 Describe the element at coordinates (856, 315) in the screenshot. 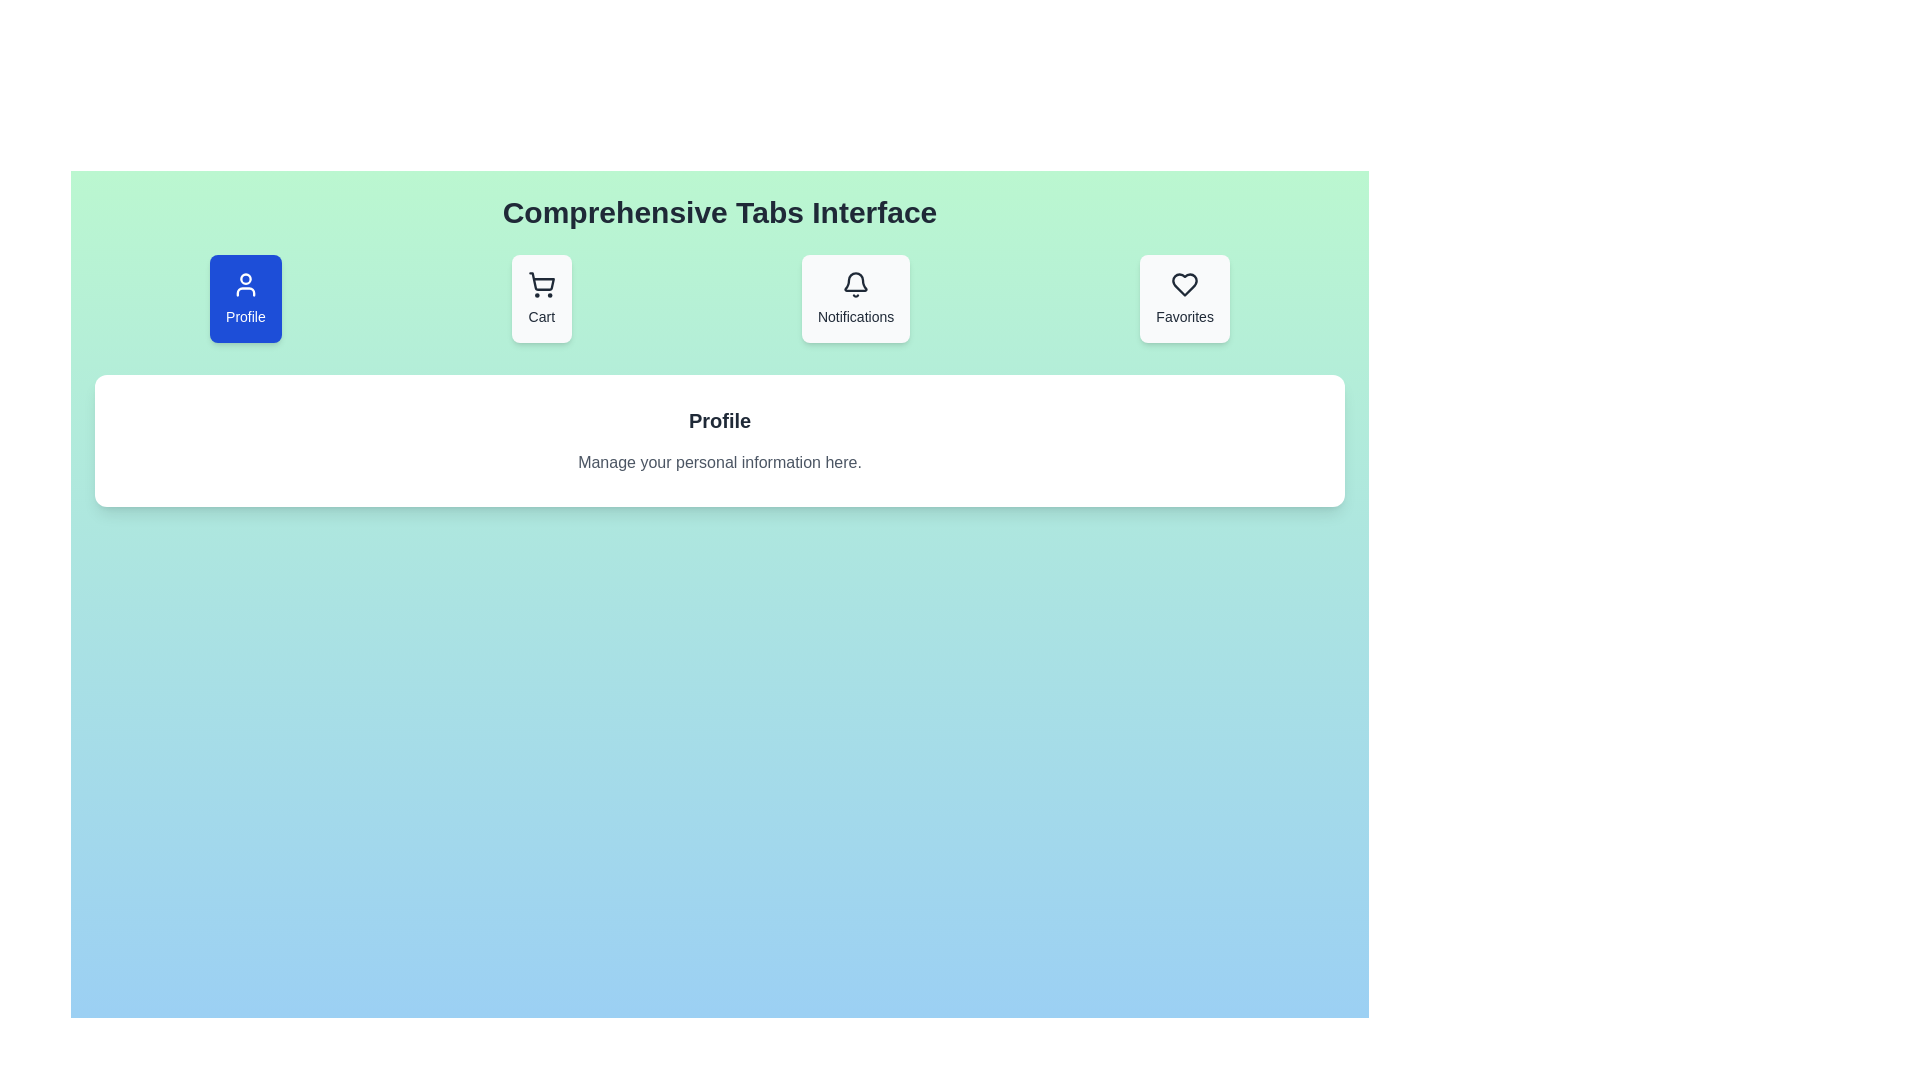

I see `the text label displaying 'Notifications', which is styled minimally and positioned beneath a bell icon within a card-like component` at that location.